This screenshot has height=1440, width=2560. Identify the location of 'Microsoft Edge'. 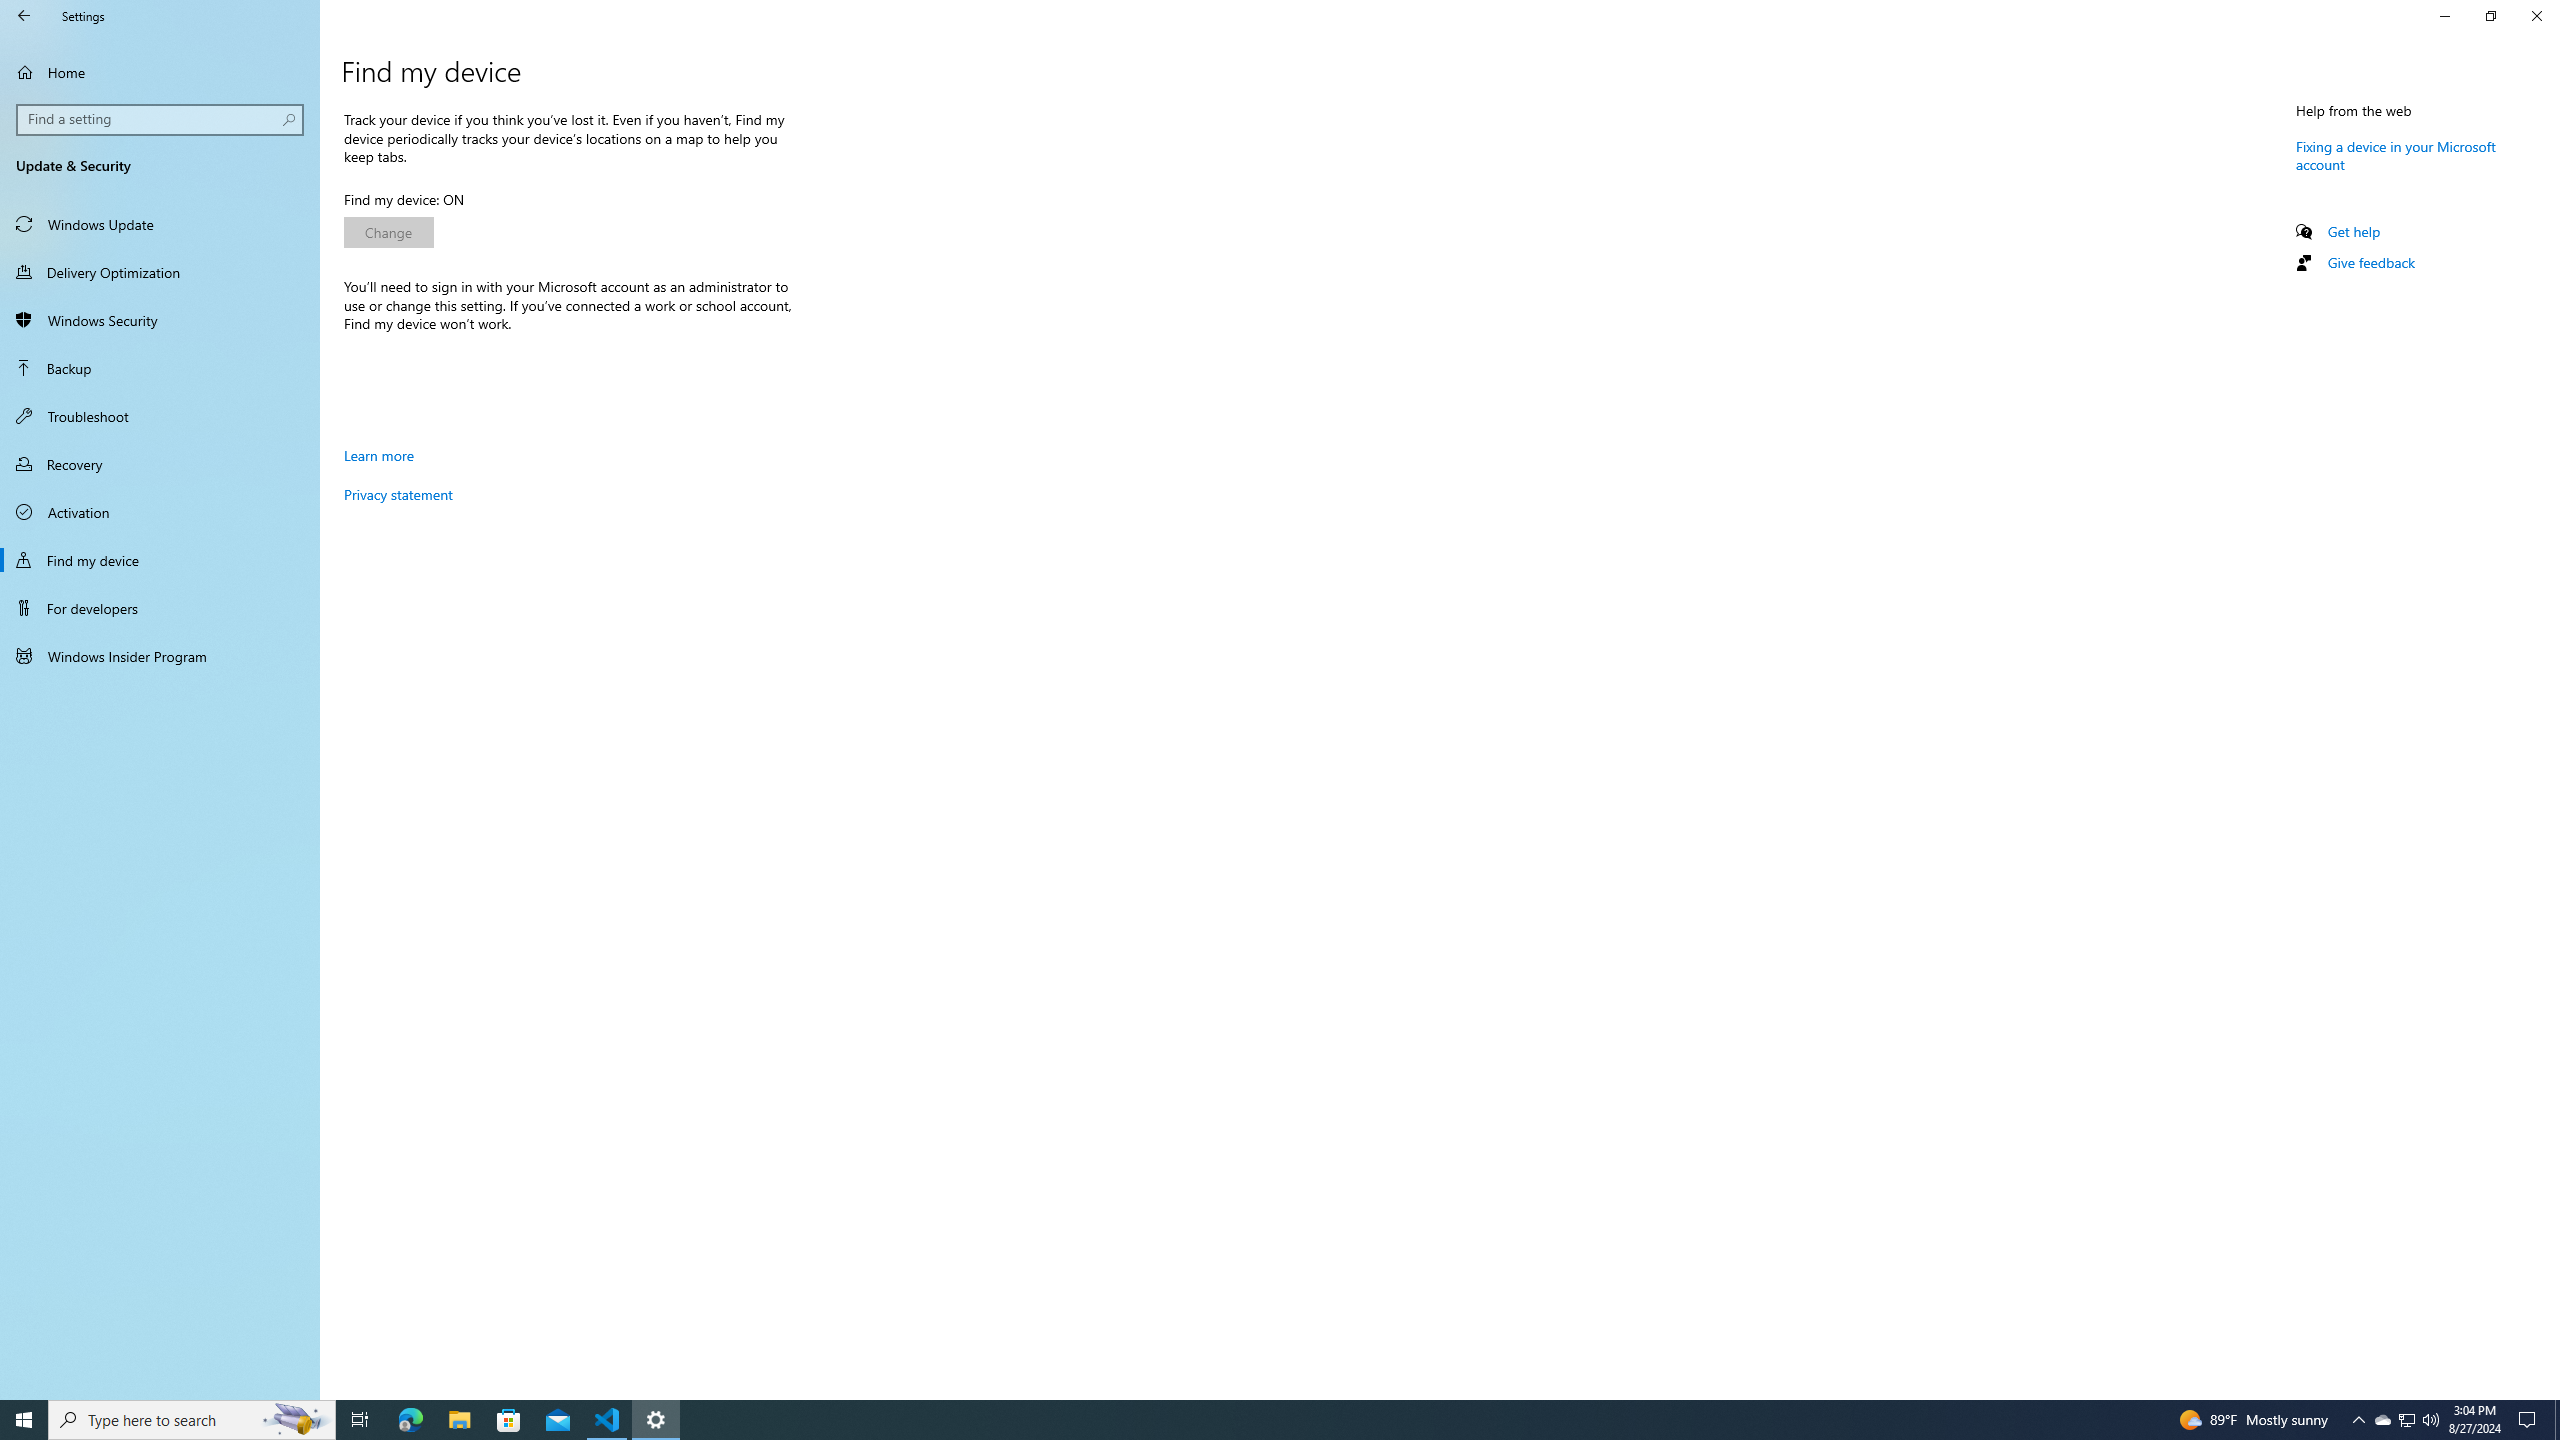
(409, 1418).